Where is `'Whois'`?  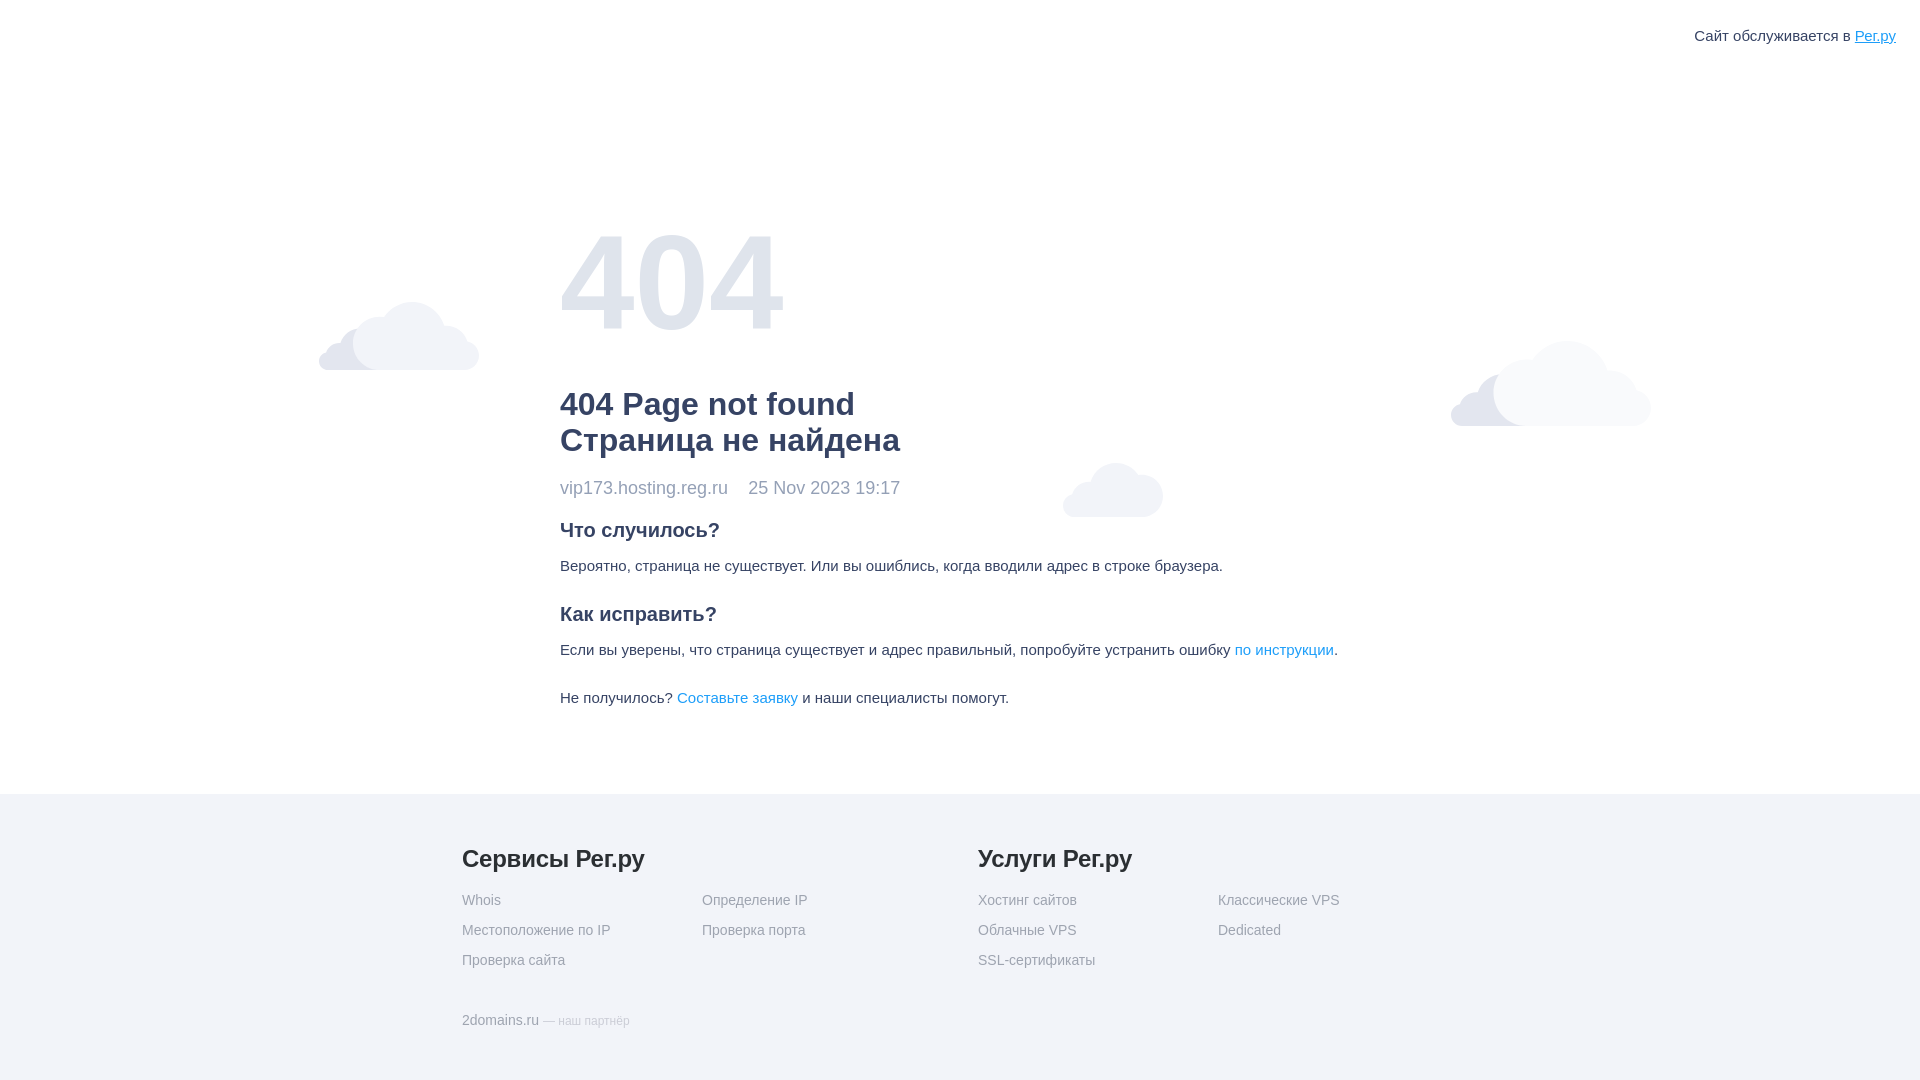
'Whois' is located at coordinates (580, 898).